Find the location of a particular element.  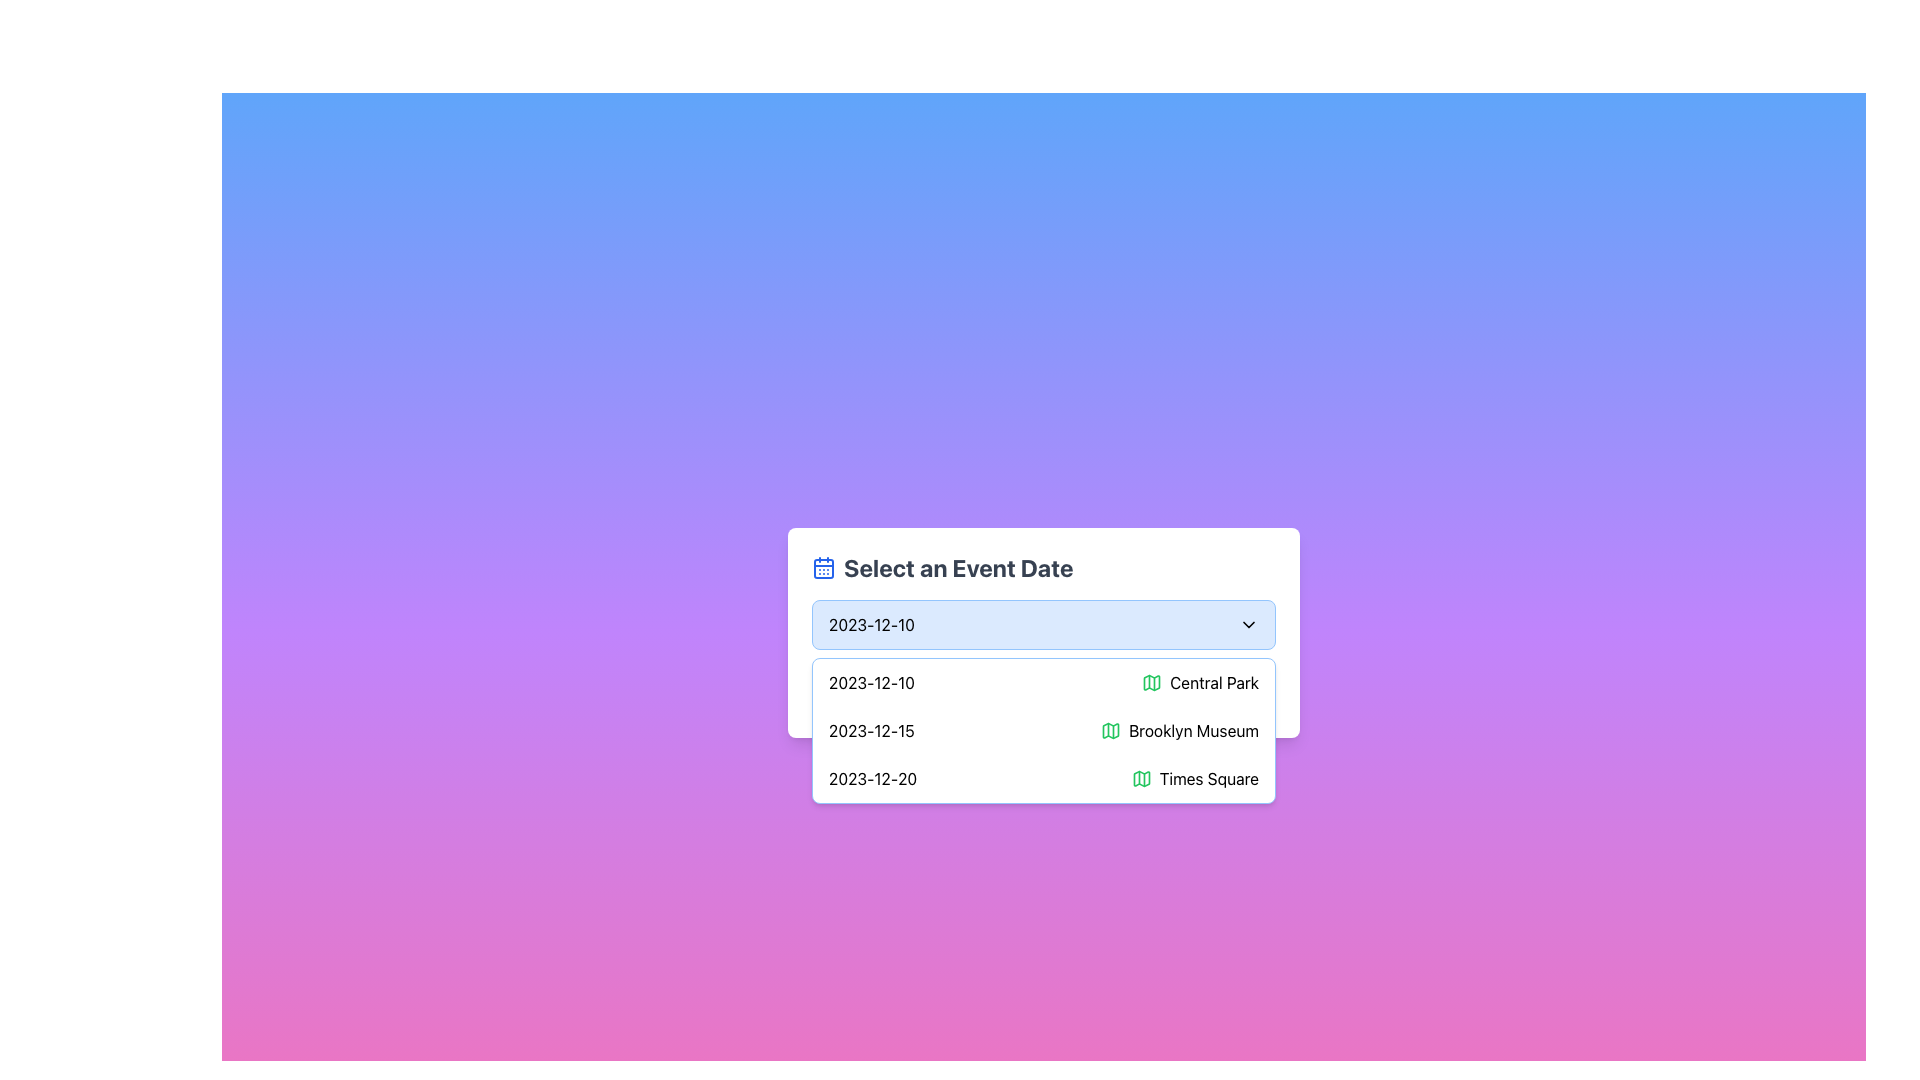

text 'Central Park' in the dropdown list under 'Select an Event Date', which is accompanied by a green map icon is located at coordinates (1200, 681).